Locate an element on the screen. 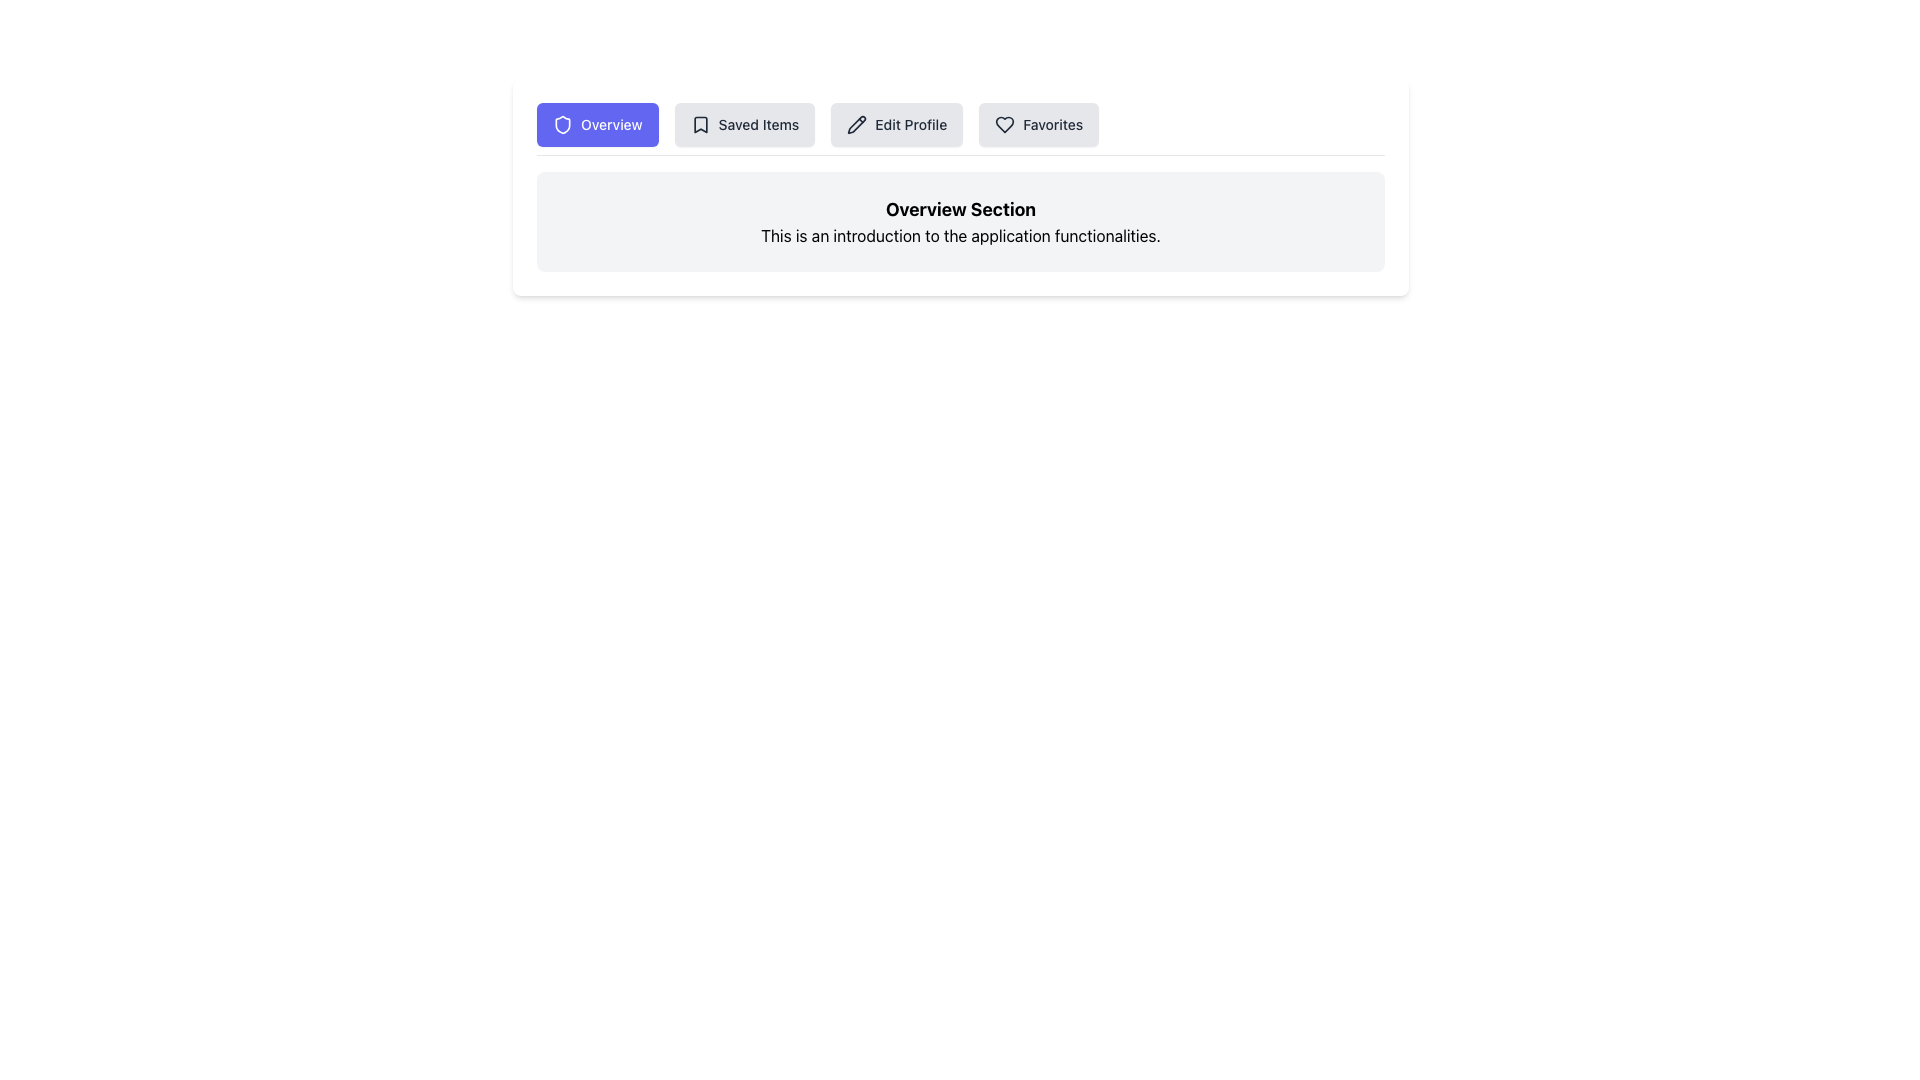 The height and width of the screenshot is (1080, 1920). the 'Edit Profile' button, which is the third button from the left in a horizontal group of buttons at the top of the interface, styled with a light gray background and a pencil icon is located at coordinates (896, 124).